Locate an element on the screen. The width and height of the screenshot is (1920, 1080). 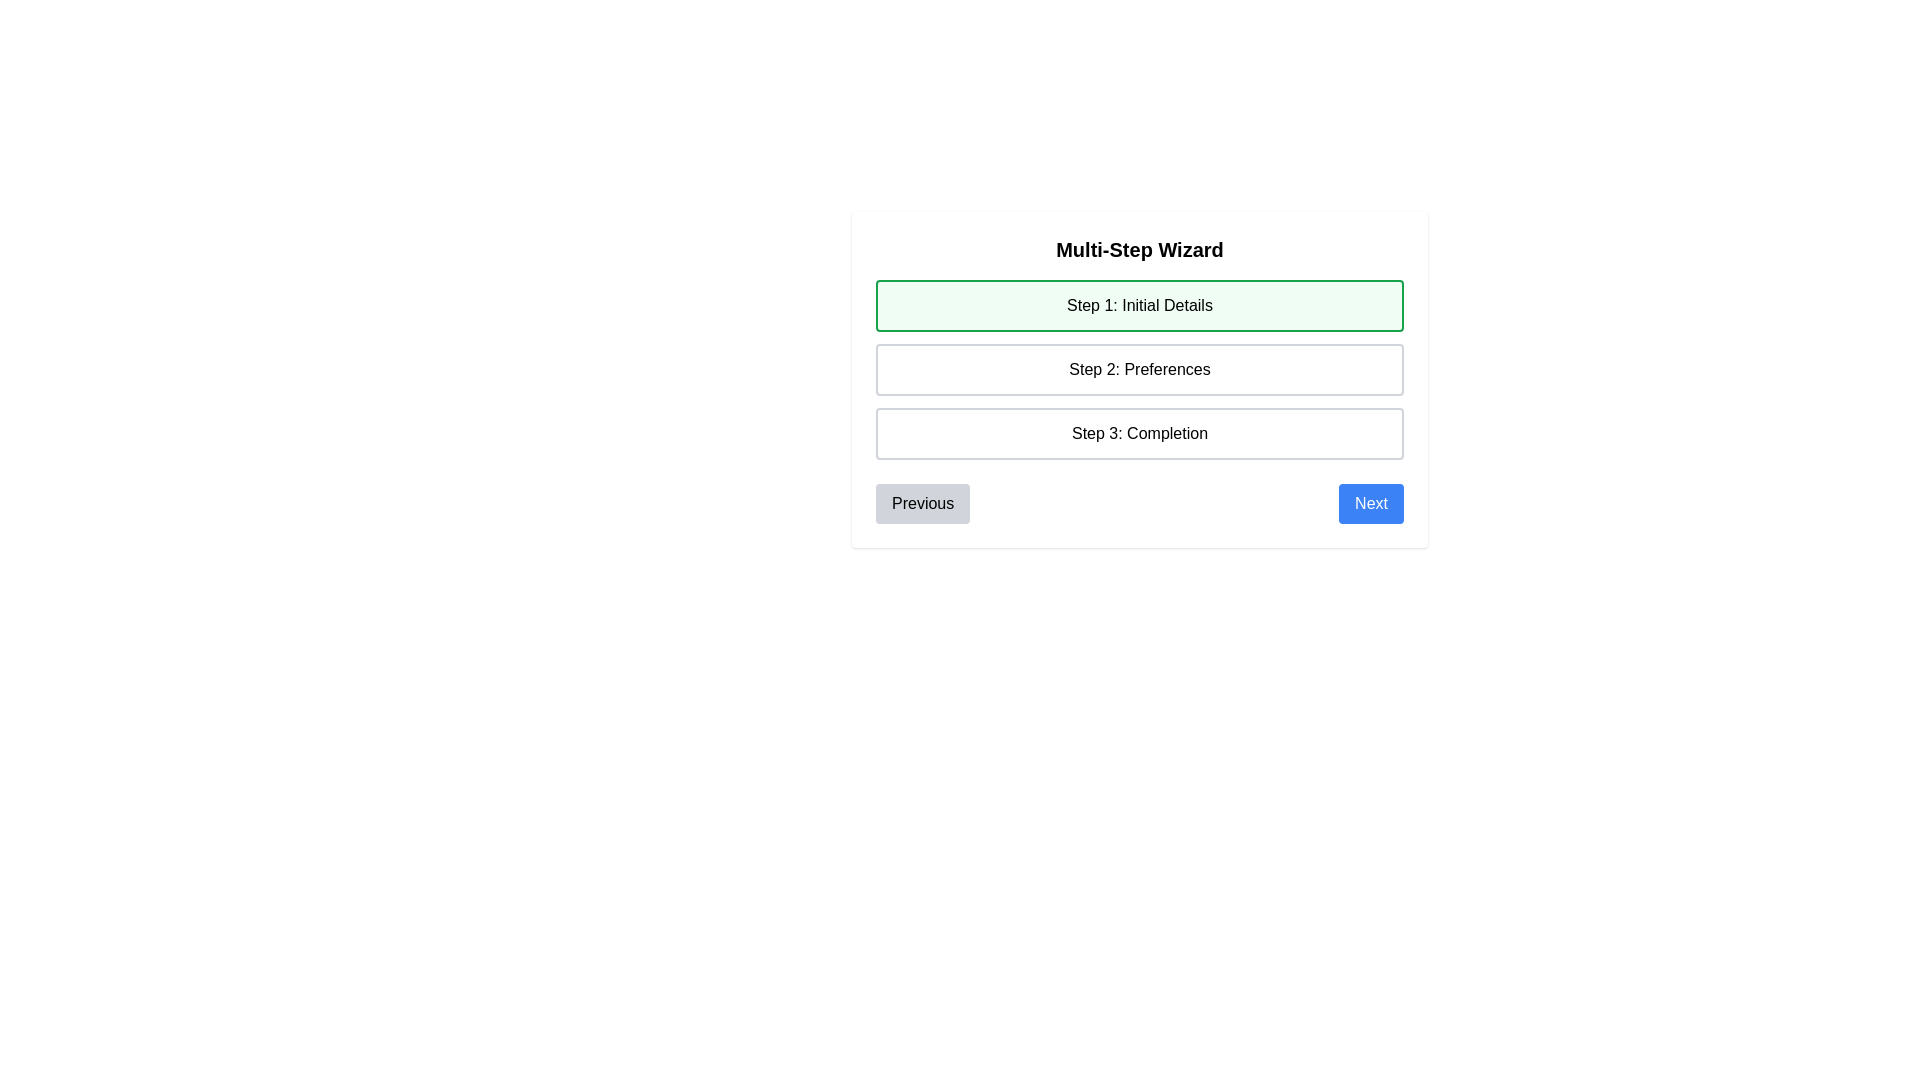
the informational box labeled 'Step 1: Initial Details', which has a light green background and is outlined with a green border, positioned beneath the title 'Multi-Step Wizard' is located at coordinates (1140, 305).